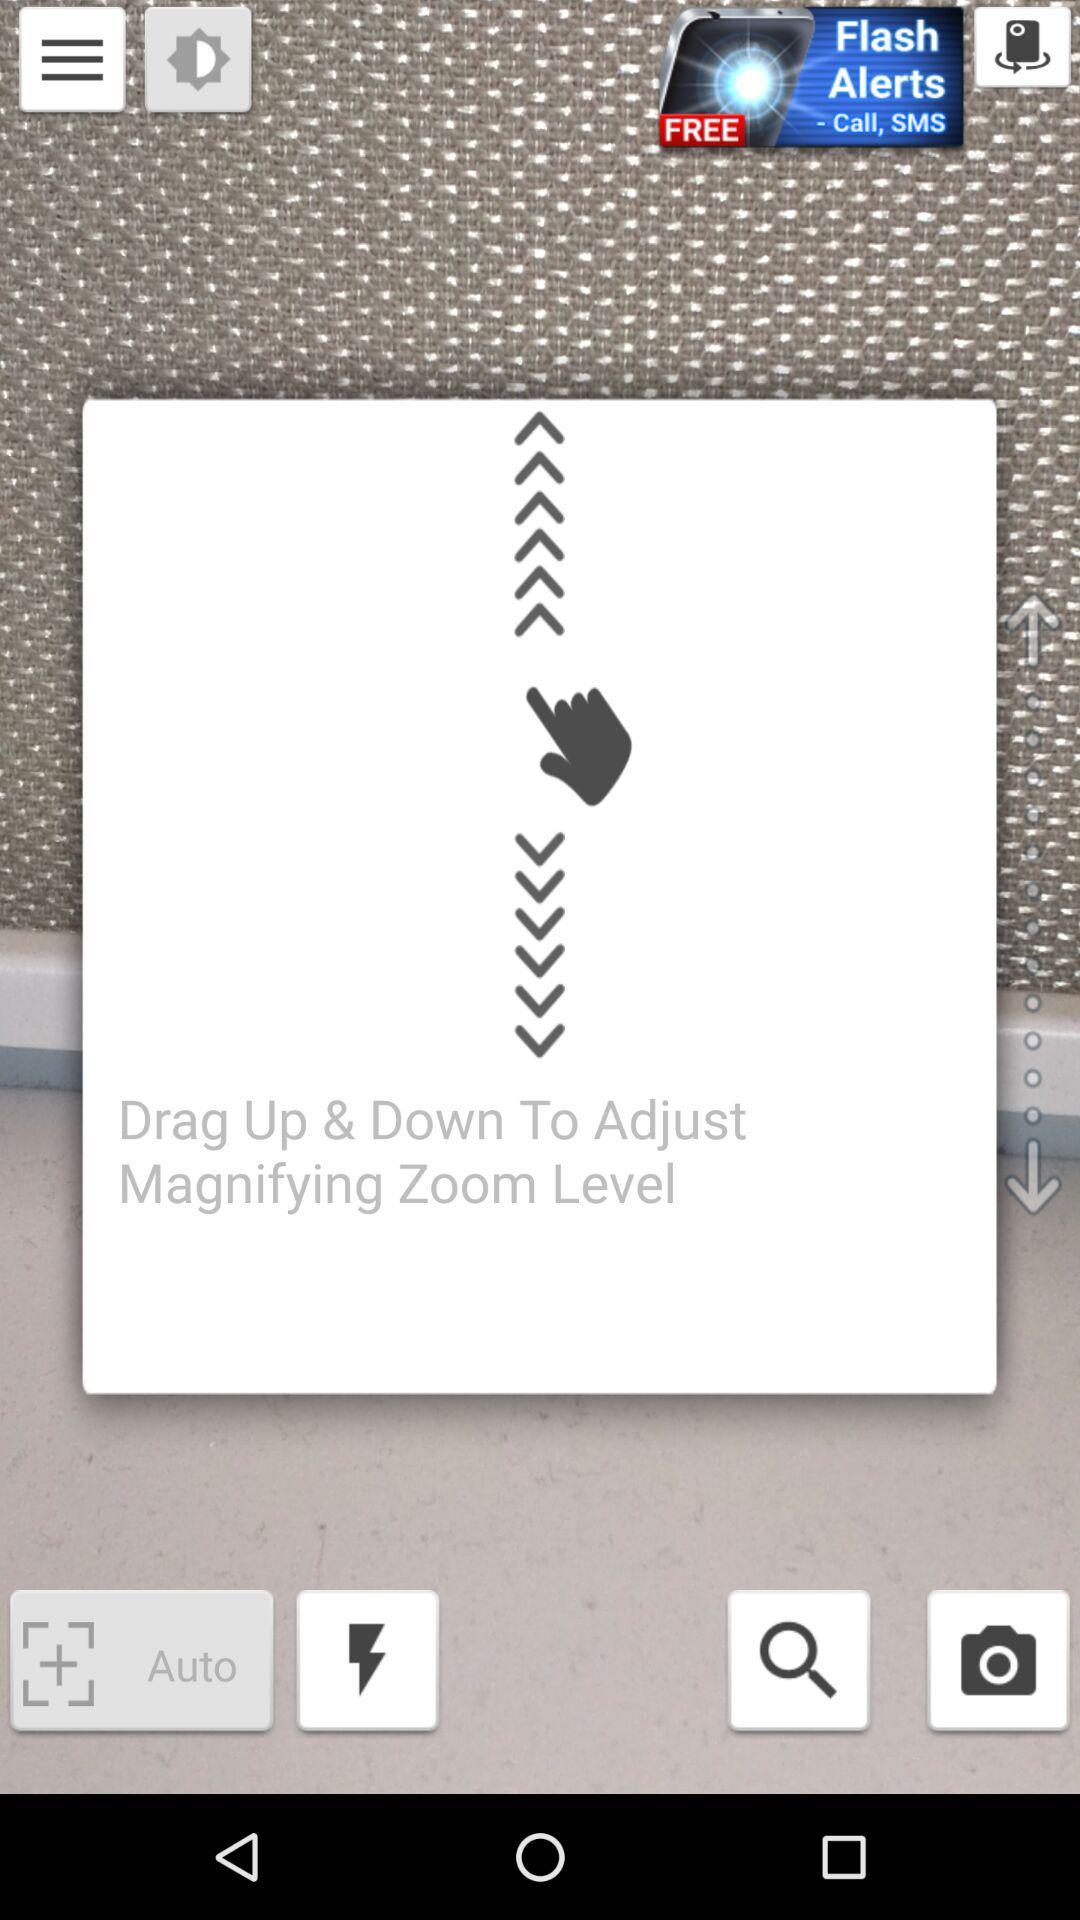  I want to click on brightness icon, so click(200, 62).